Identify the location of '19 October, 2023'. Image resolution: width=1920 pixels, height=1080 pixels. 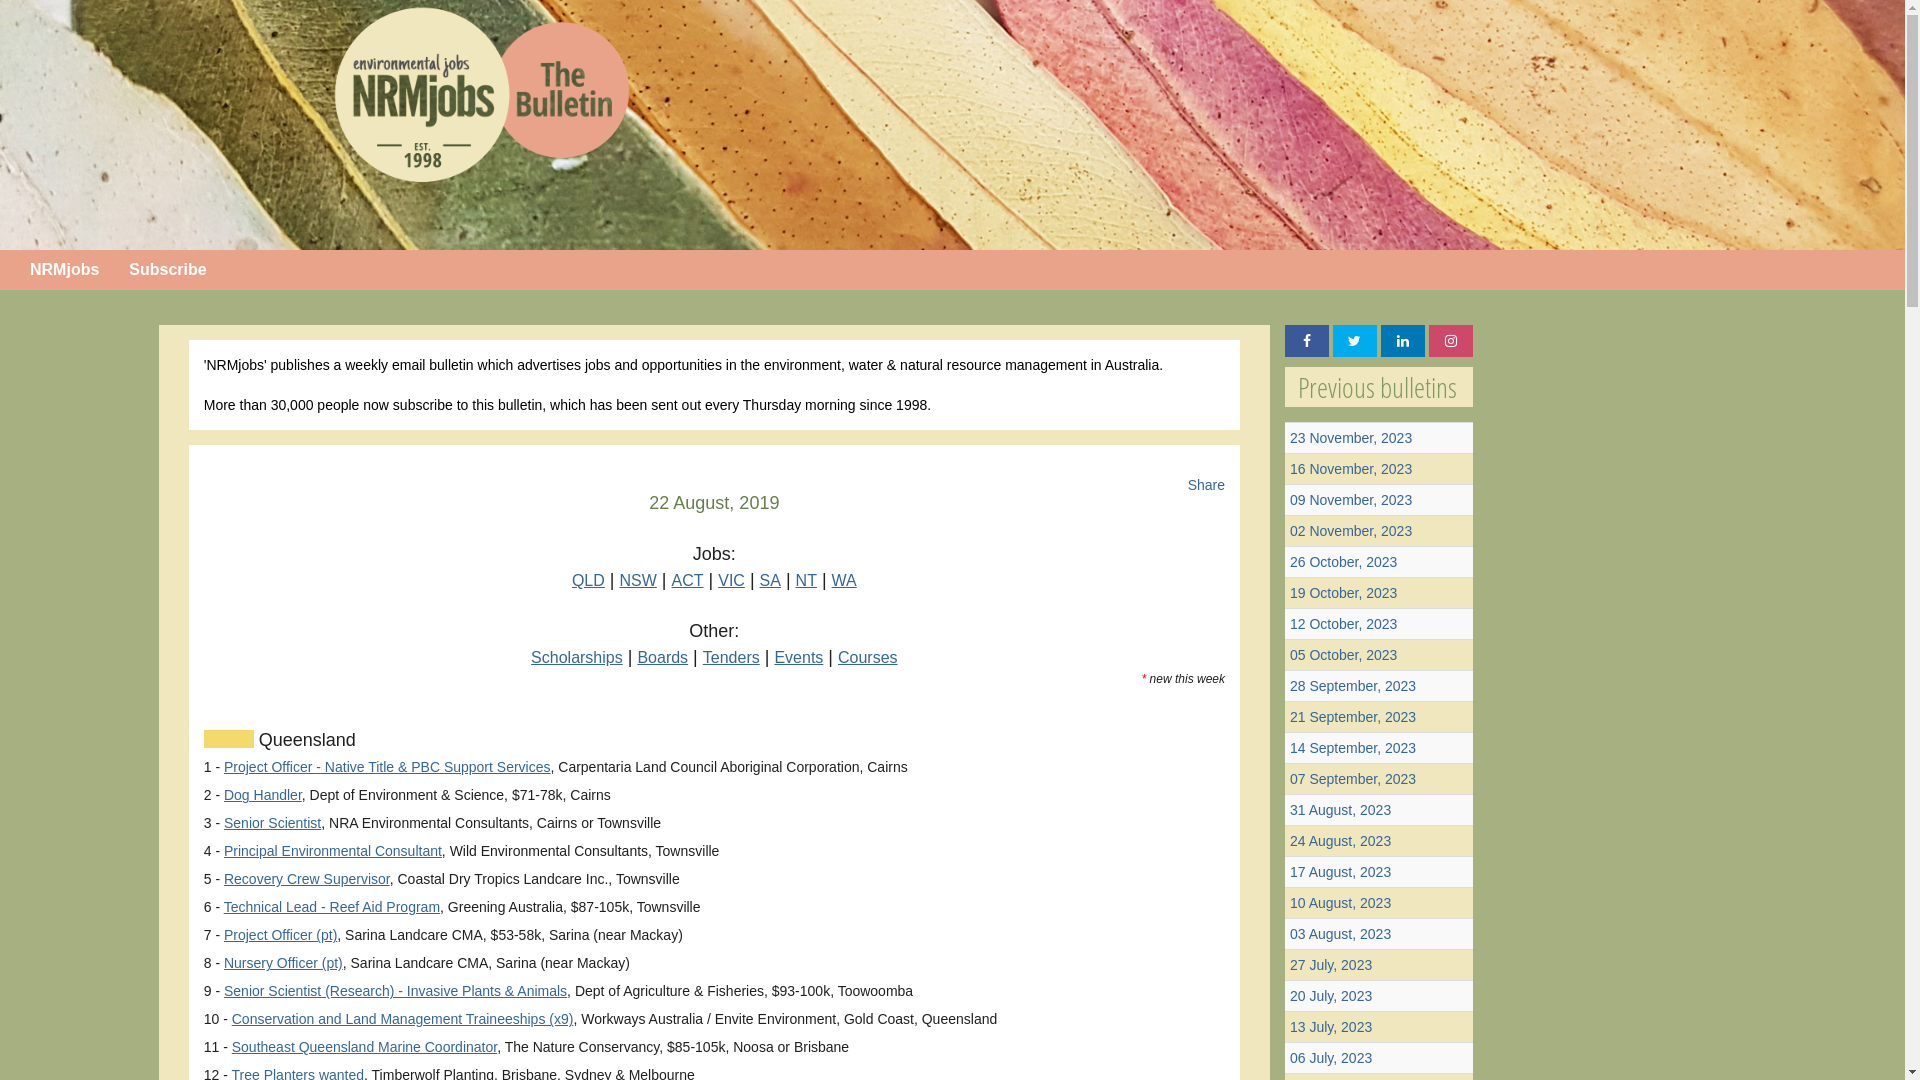
(1343, 592).